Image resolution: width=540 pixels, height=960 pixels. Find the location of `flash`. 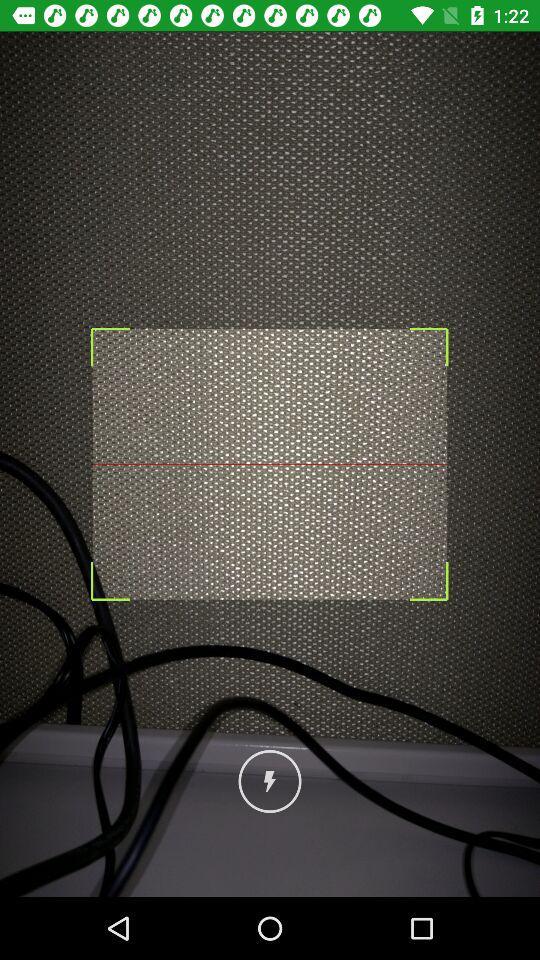

flash is located at coordinates (270, 781).